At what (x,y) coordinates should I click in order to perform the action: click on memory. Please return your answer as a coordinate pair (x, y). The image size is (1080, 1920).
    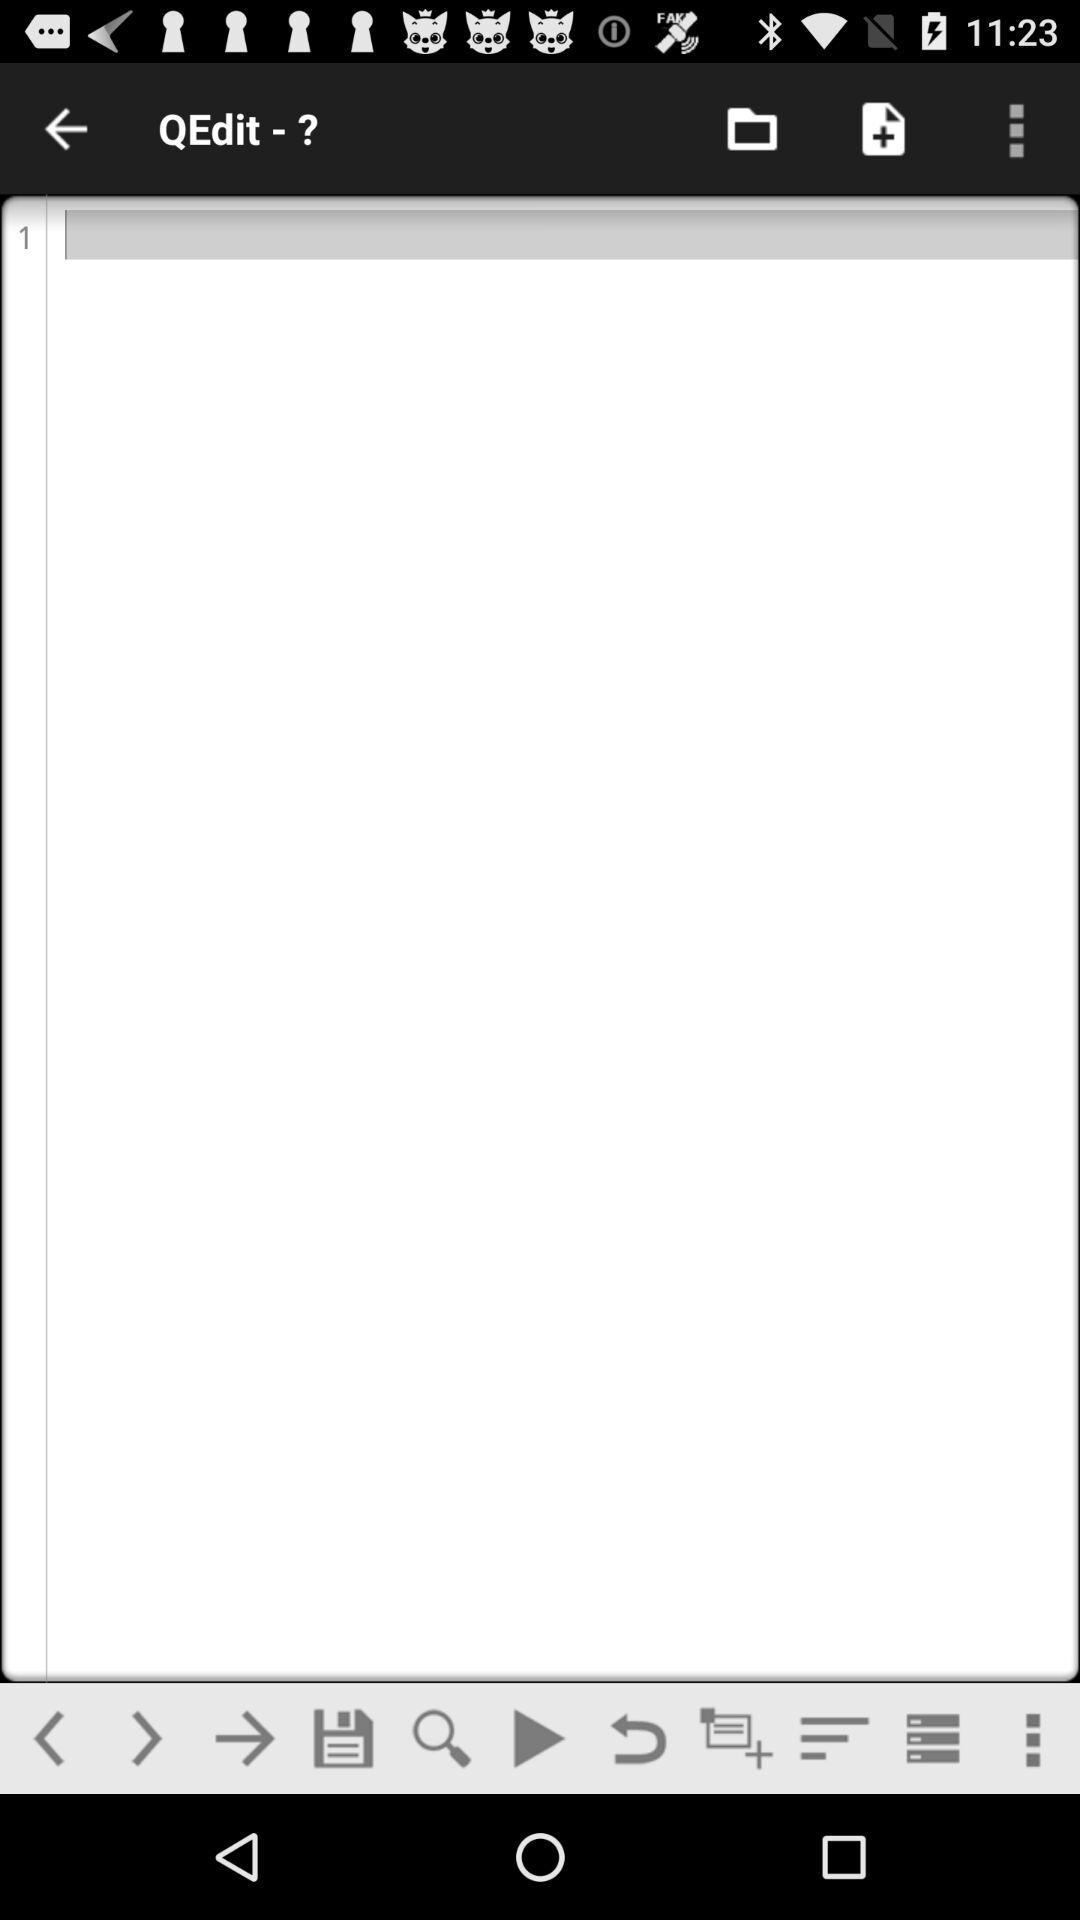
    Looking at the image, I should click on (342, 1737).